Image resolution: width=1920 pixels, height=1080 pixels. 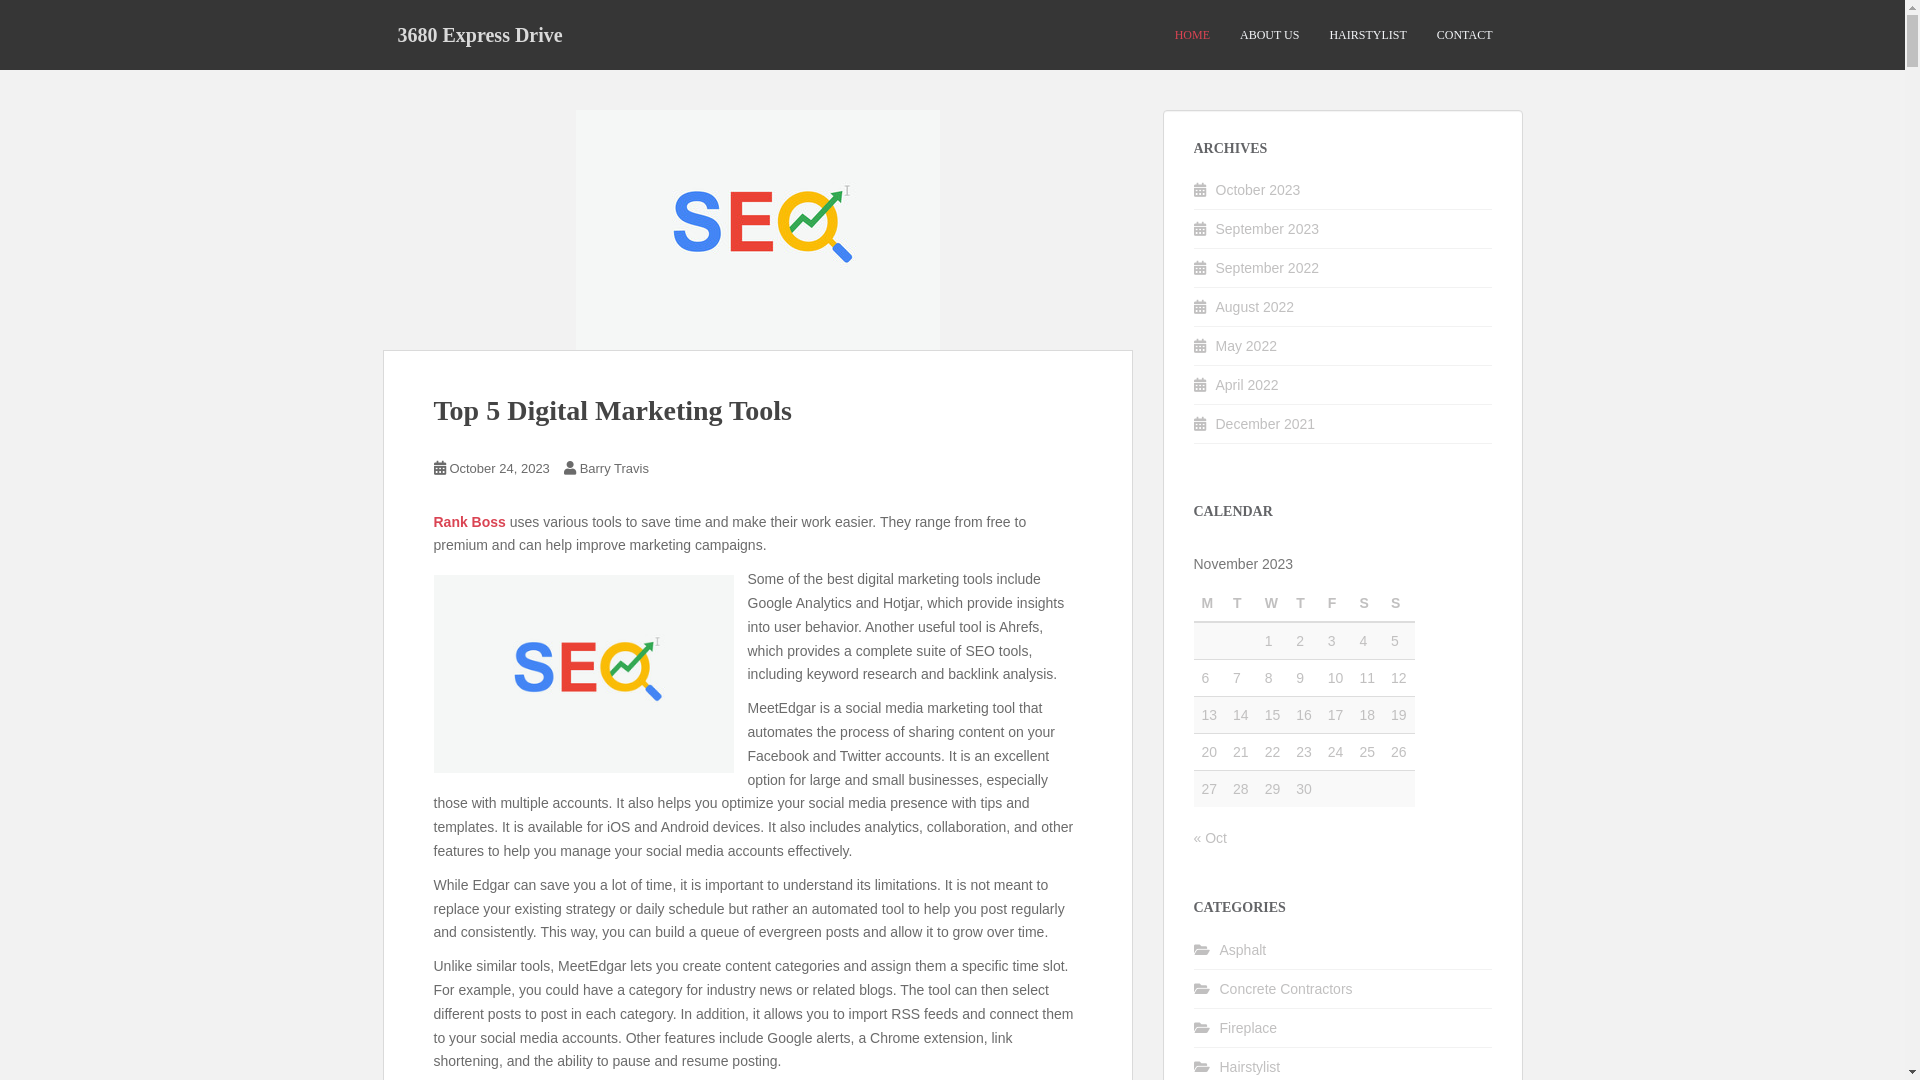 What do you see at coordinates (1464, 34) in the screenshot?
I see `'CONTACT'` at bounding box center [1464, 34].